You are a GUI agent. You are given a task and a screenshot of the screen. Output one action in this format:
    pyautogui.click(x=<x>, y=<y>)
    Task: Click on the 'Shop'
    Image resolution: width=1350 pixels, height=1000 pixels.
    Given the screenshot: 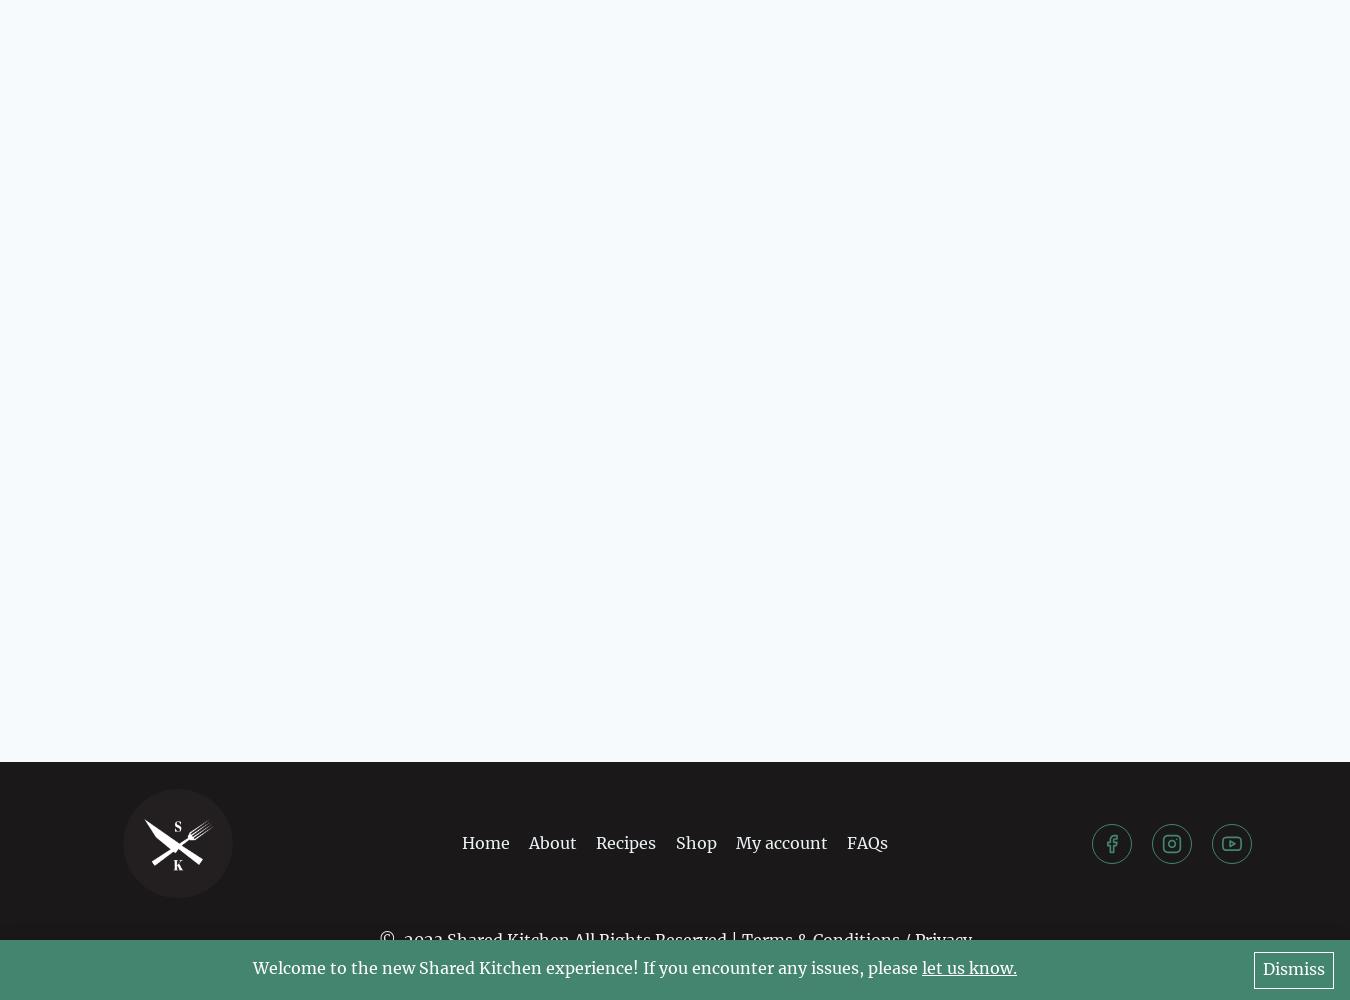 What is the action you would take?
    pyautogui.click(x=694, y=841)
    